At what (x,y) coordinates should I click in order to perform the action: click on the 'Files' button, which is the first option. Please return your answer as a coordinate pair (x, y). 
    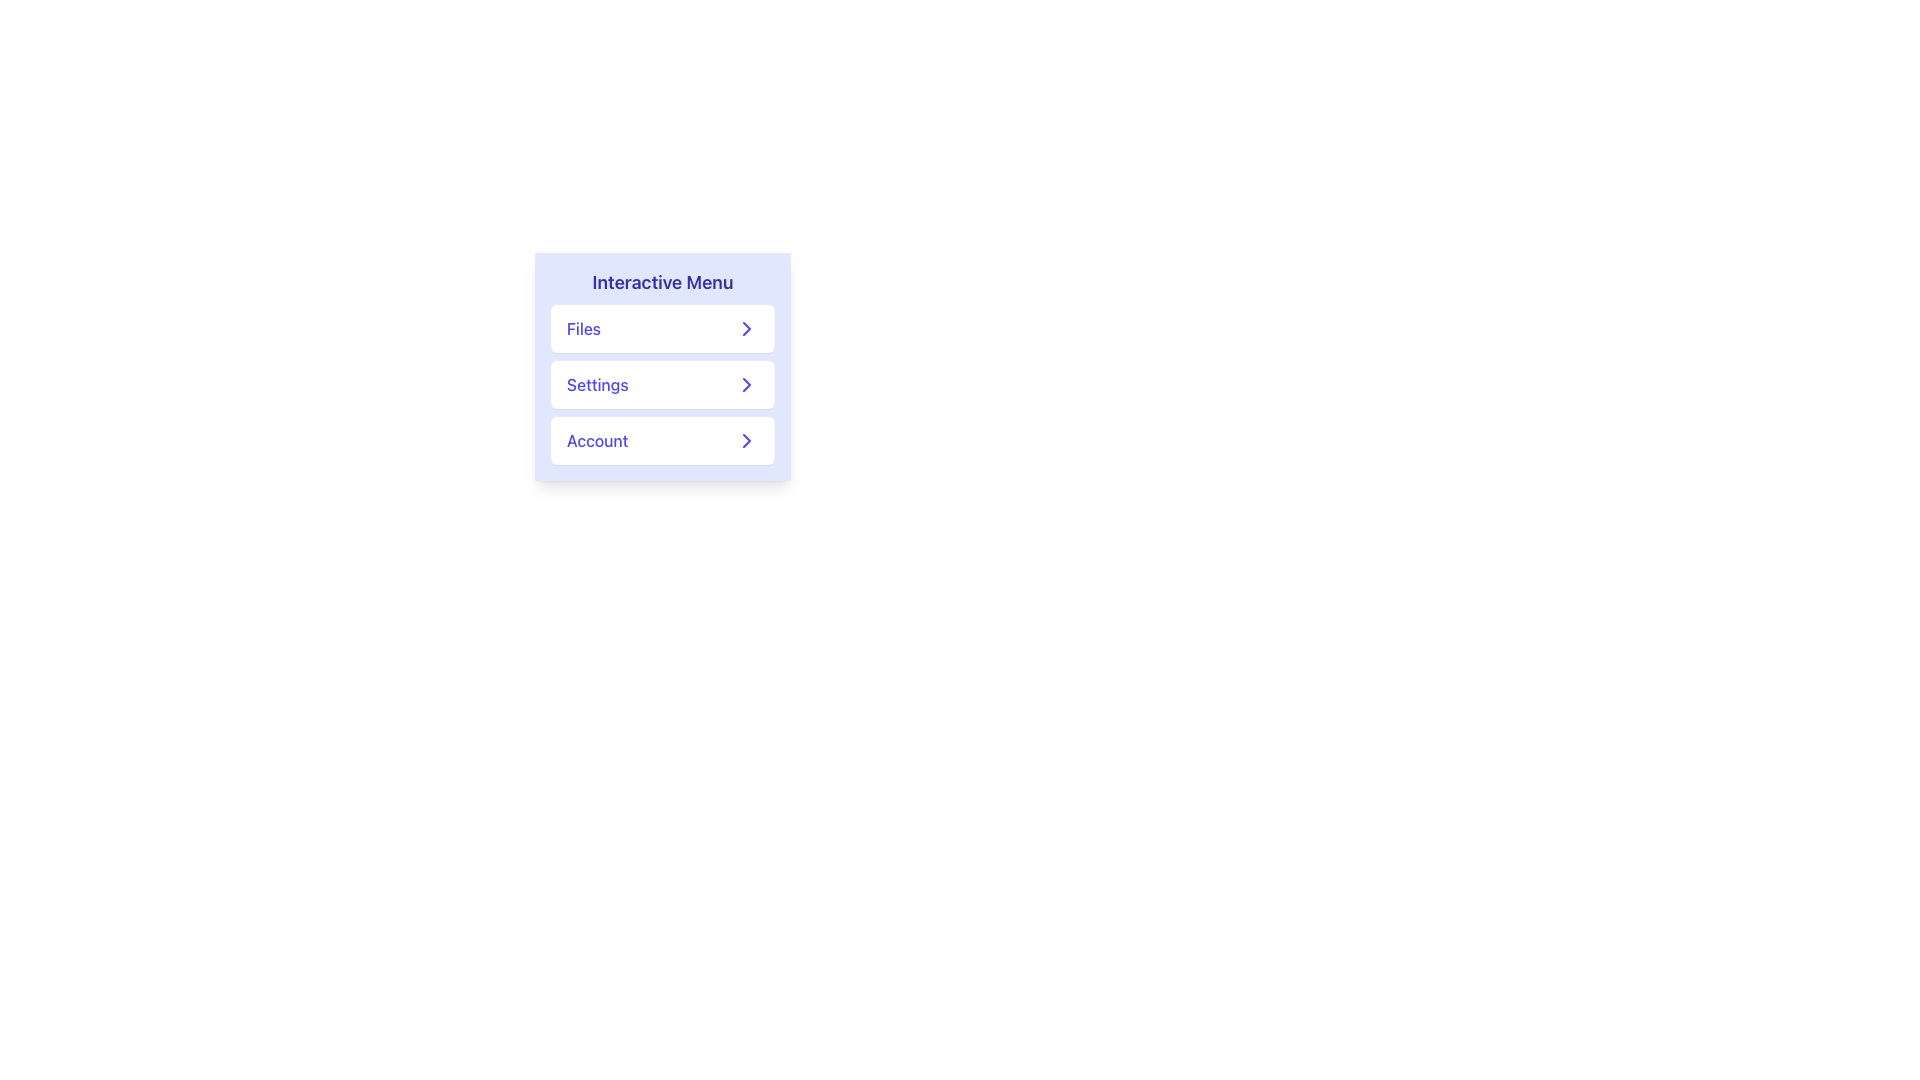
    Looking at the image, I should click on (662, 327).